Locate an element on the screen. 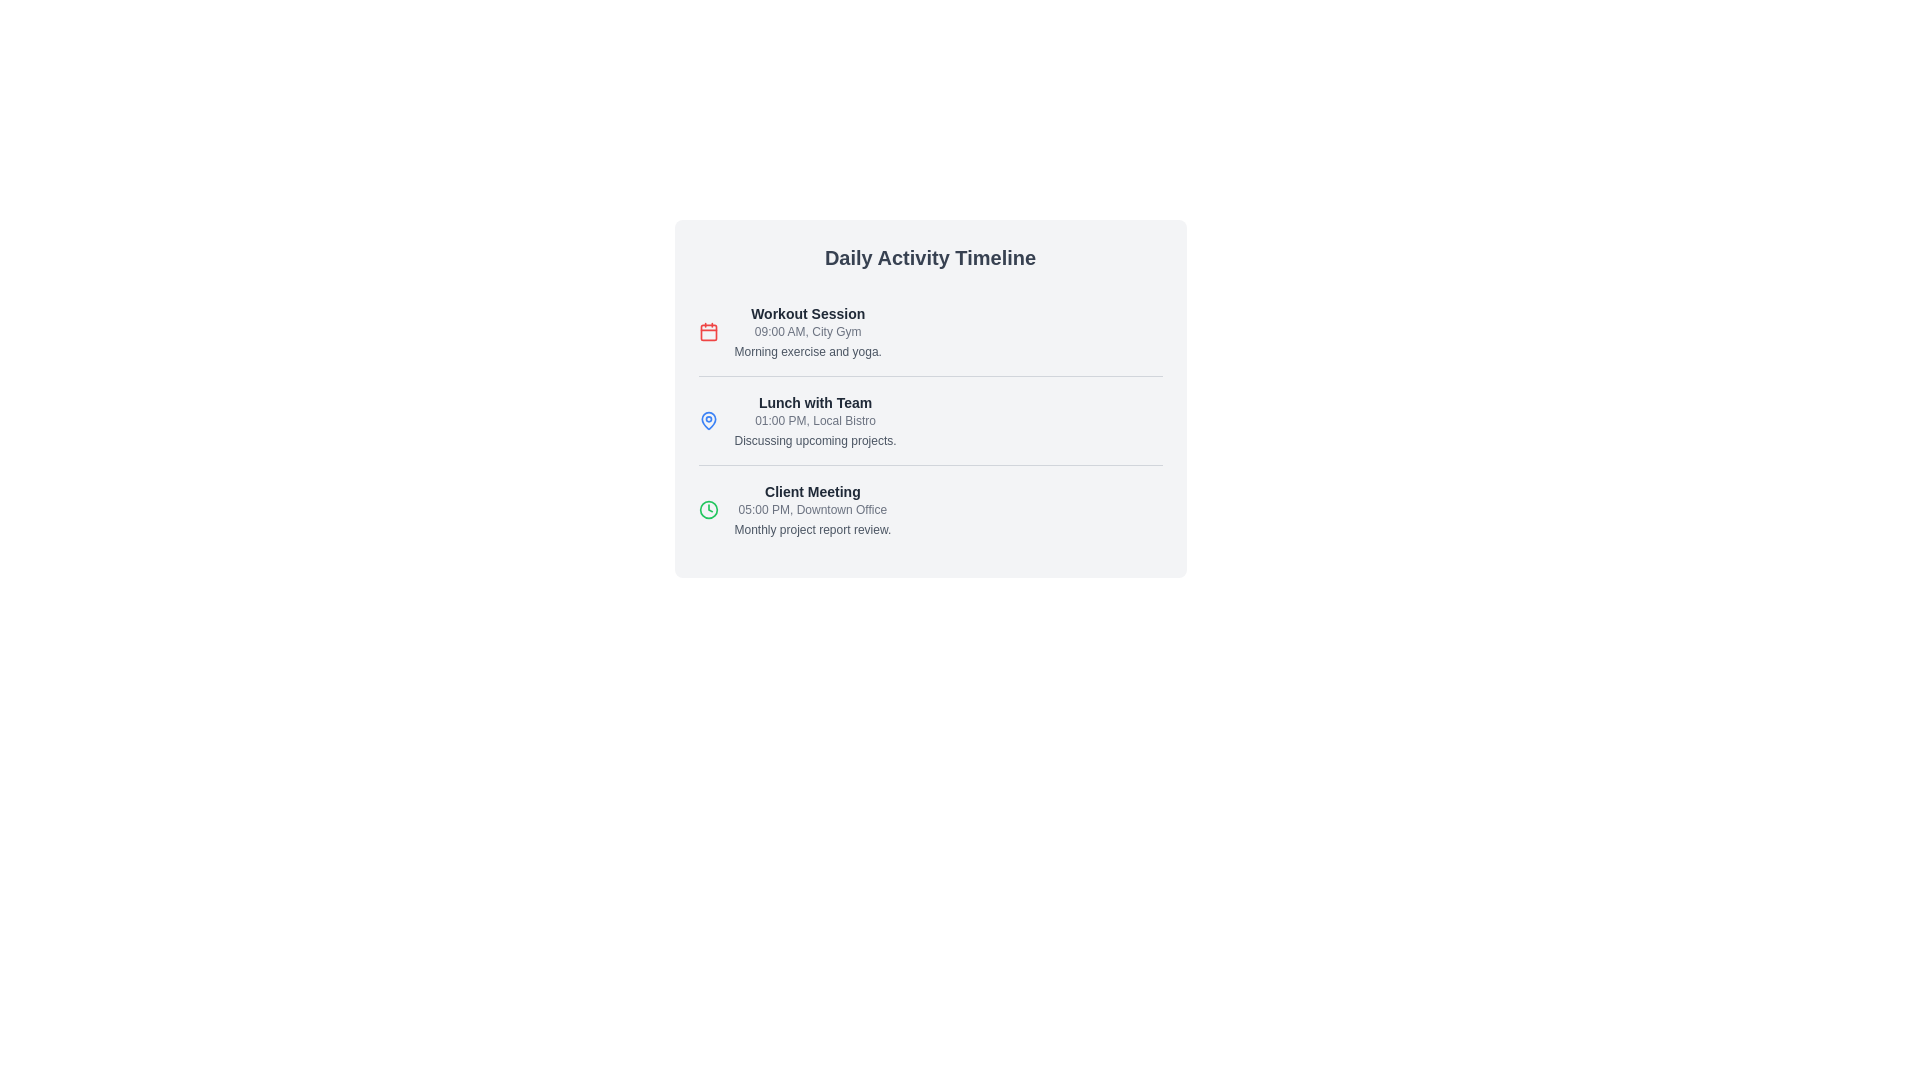  the second schedule entry in the list of events, which provides details about a planned activity, located between 'Workout Session' and 'Client Meeting' is located at coordinates (929, 419).